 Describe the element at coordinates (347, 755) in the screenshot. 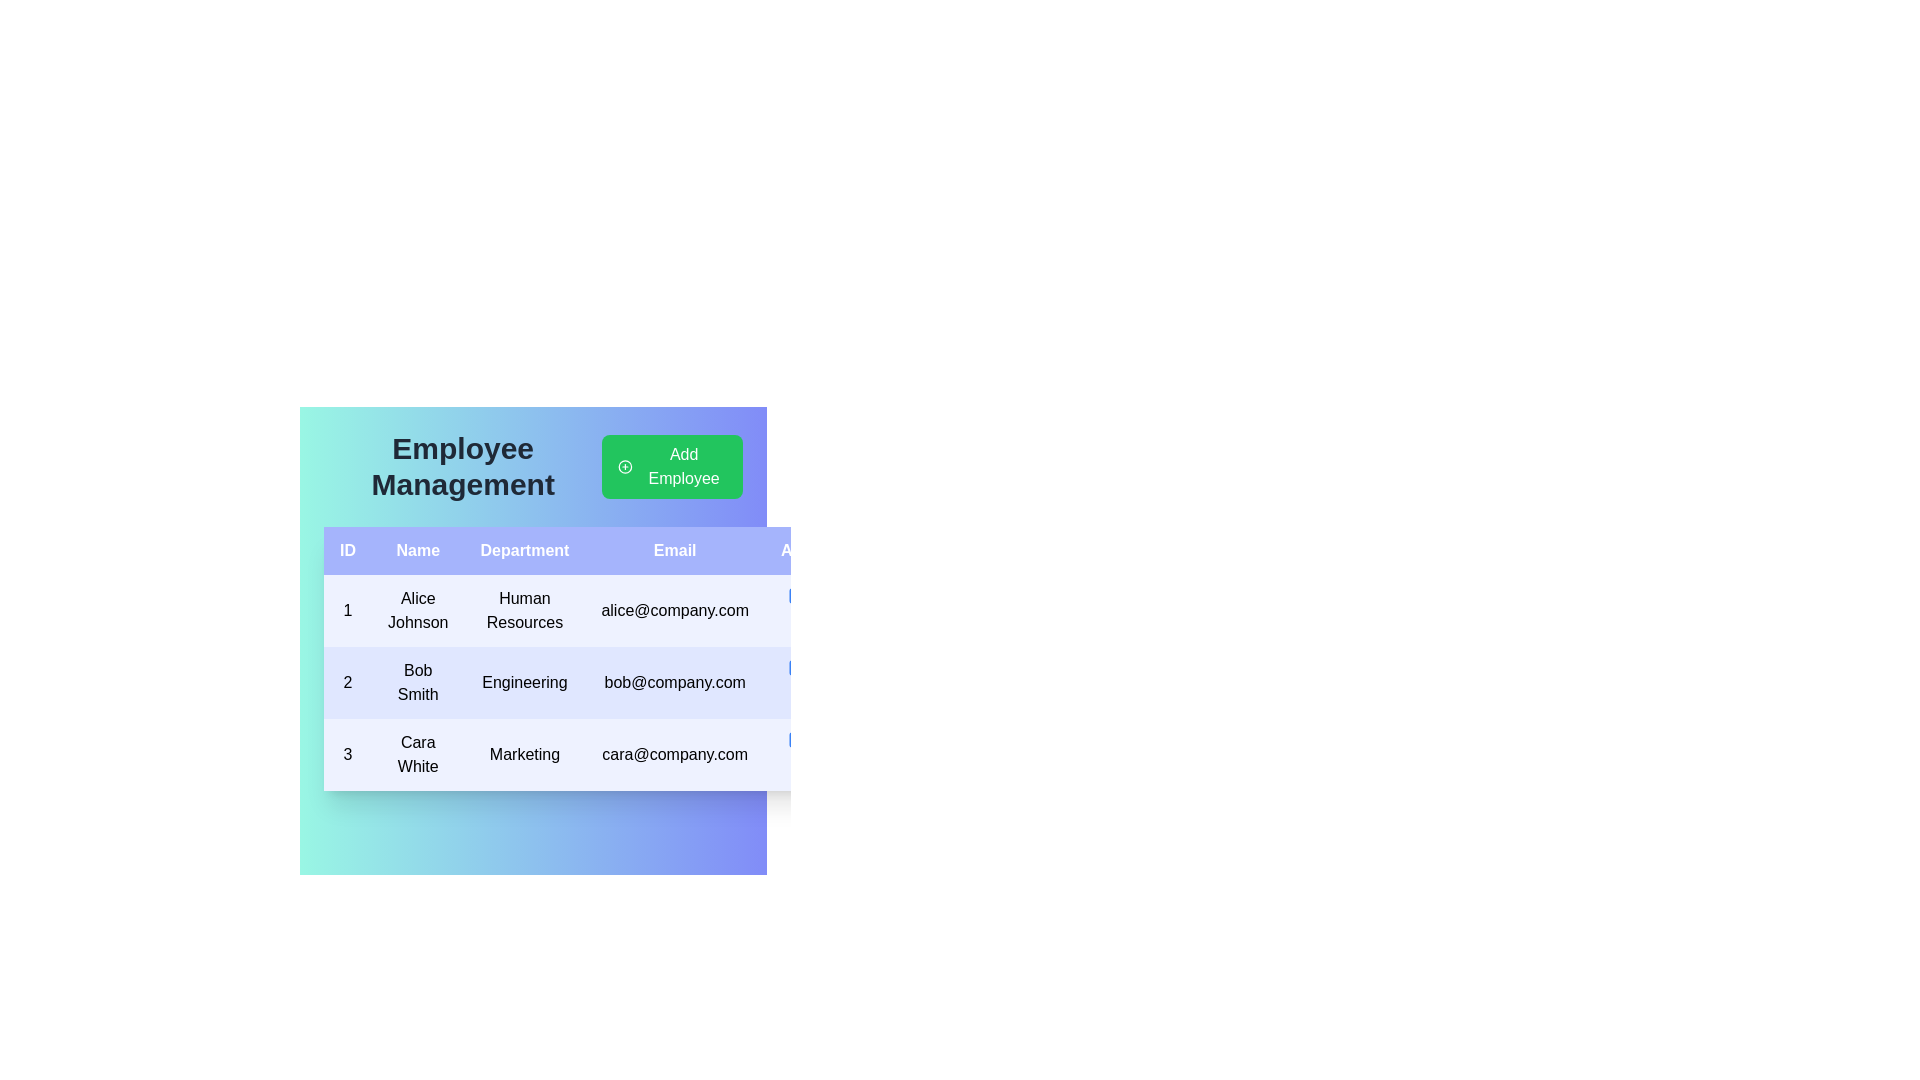

I see `the table cell in the 'ID' column that identifies the user 'Cara White' to associate it with the row information` at that location.